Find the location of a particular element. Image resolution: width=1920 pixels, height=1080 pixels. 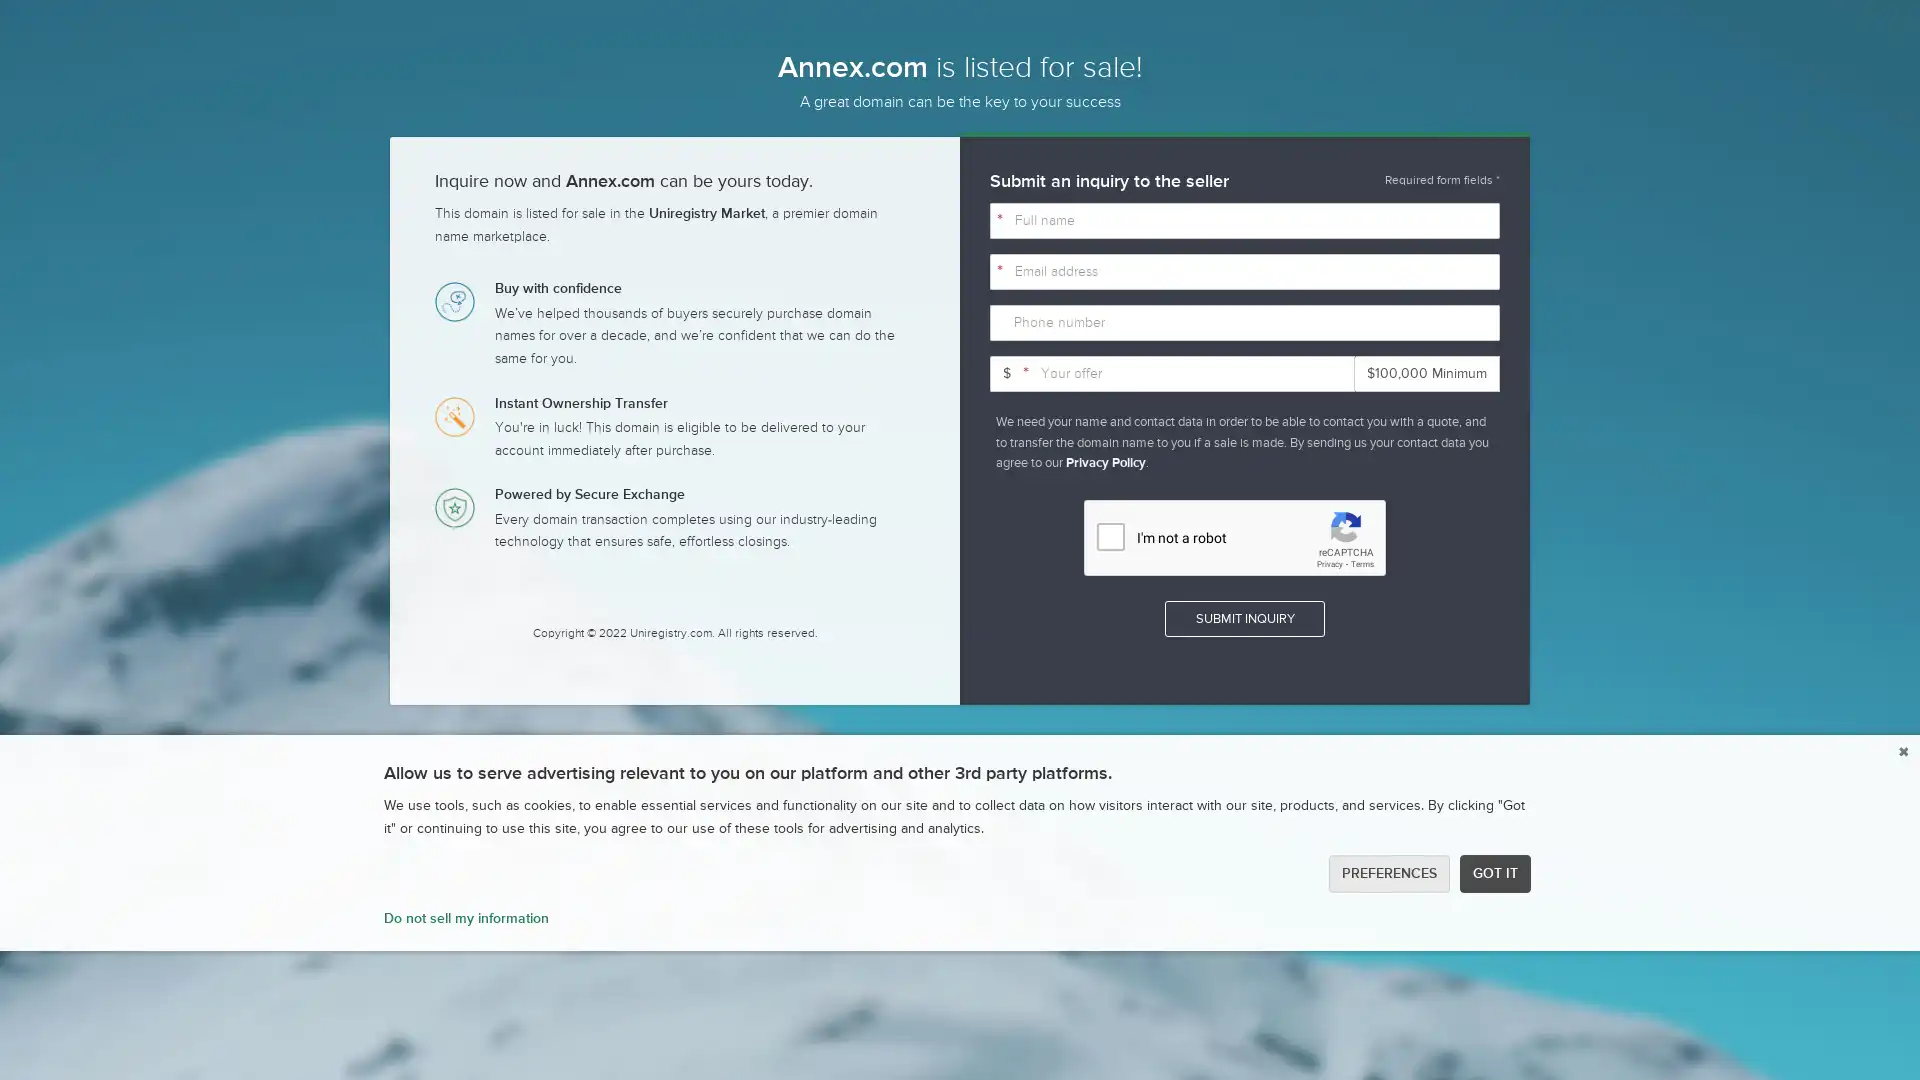

SUBMIT INQUIRY is located at coordinates (1243, 617).